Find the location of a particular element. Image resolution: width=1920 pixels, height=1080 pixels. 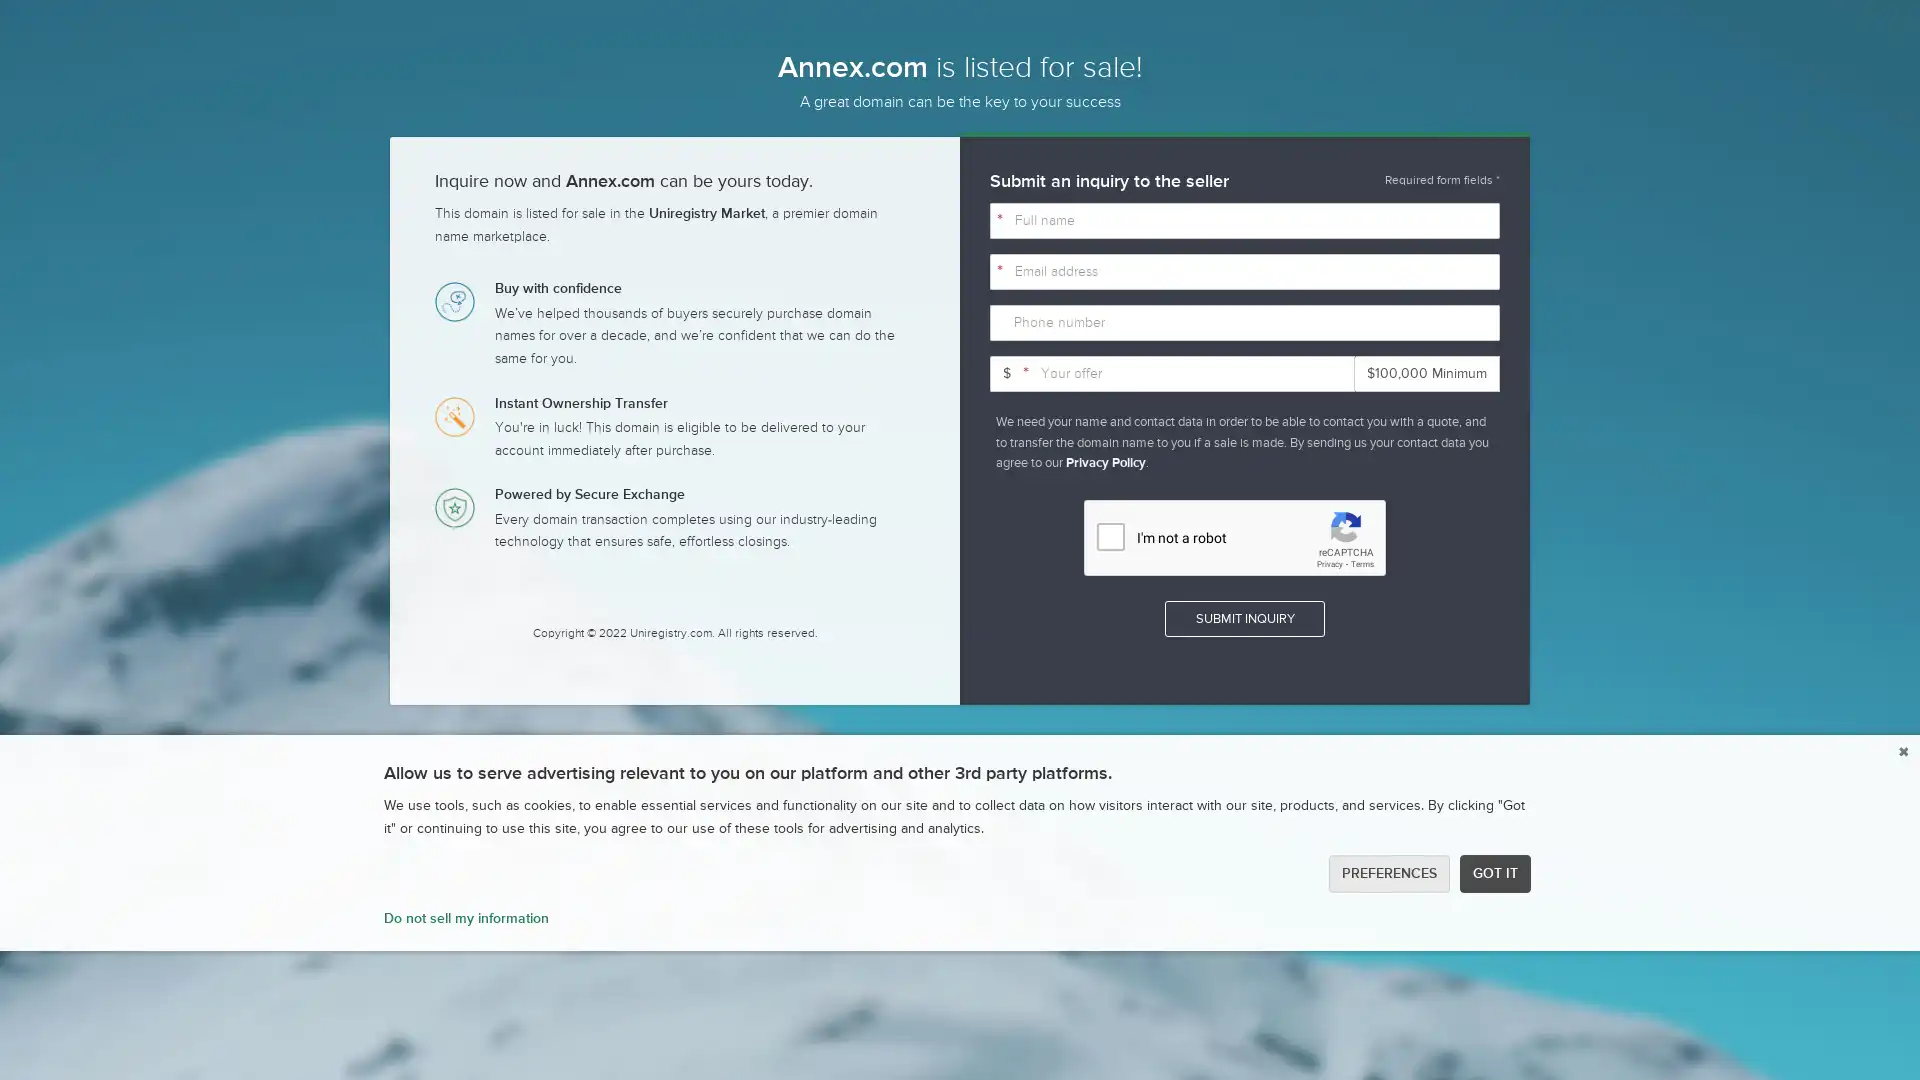

SUBMIT INQUIRY is located at coordinates (1243, 617).